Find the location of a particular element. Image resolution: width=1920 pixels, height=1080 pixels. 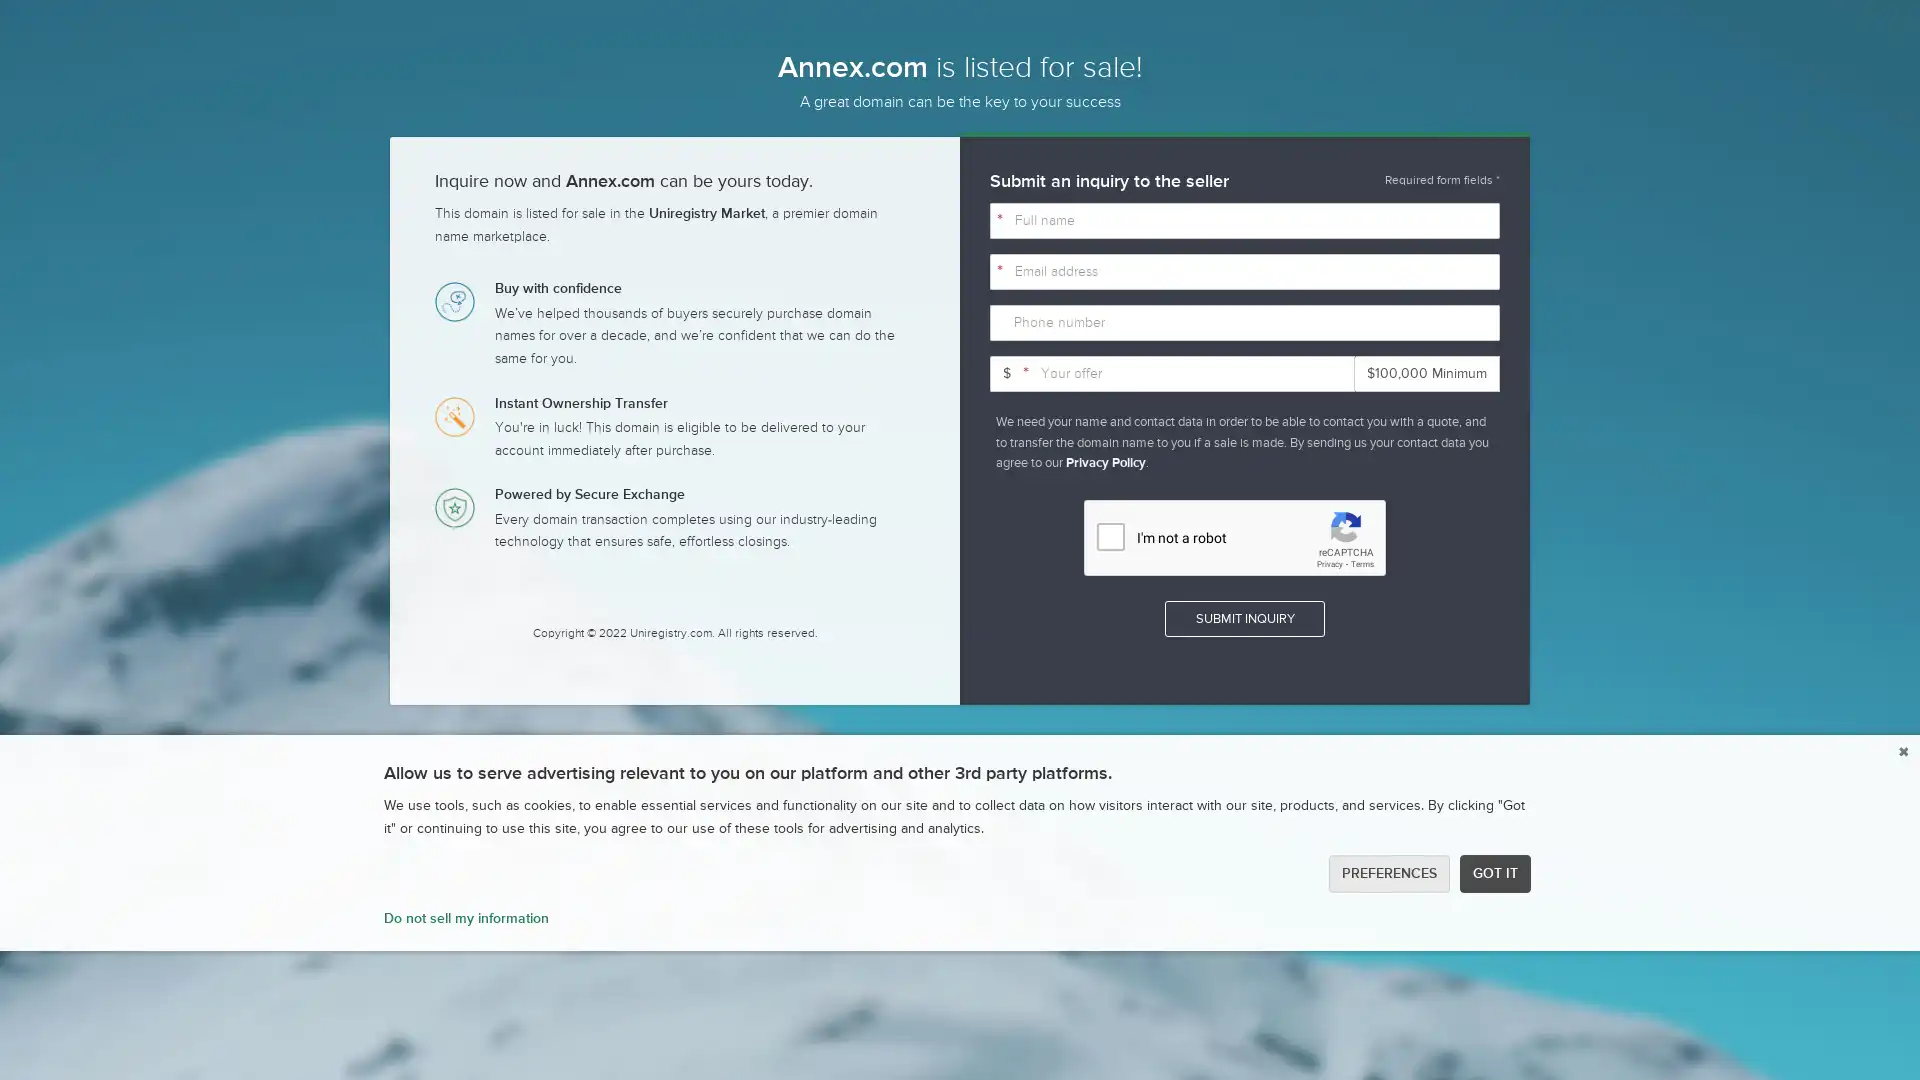

SUBMIT INQUIRY is located at coordinates (1243, 617).